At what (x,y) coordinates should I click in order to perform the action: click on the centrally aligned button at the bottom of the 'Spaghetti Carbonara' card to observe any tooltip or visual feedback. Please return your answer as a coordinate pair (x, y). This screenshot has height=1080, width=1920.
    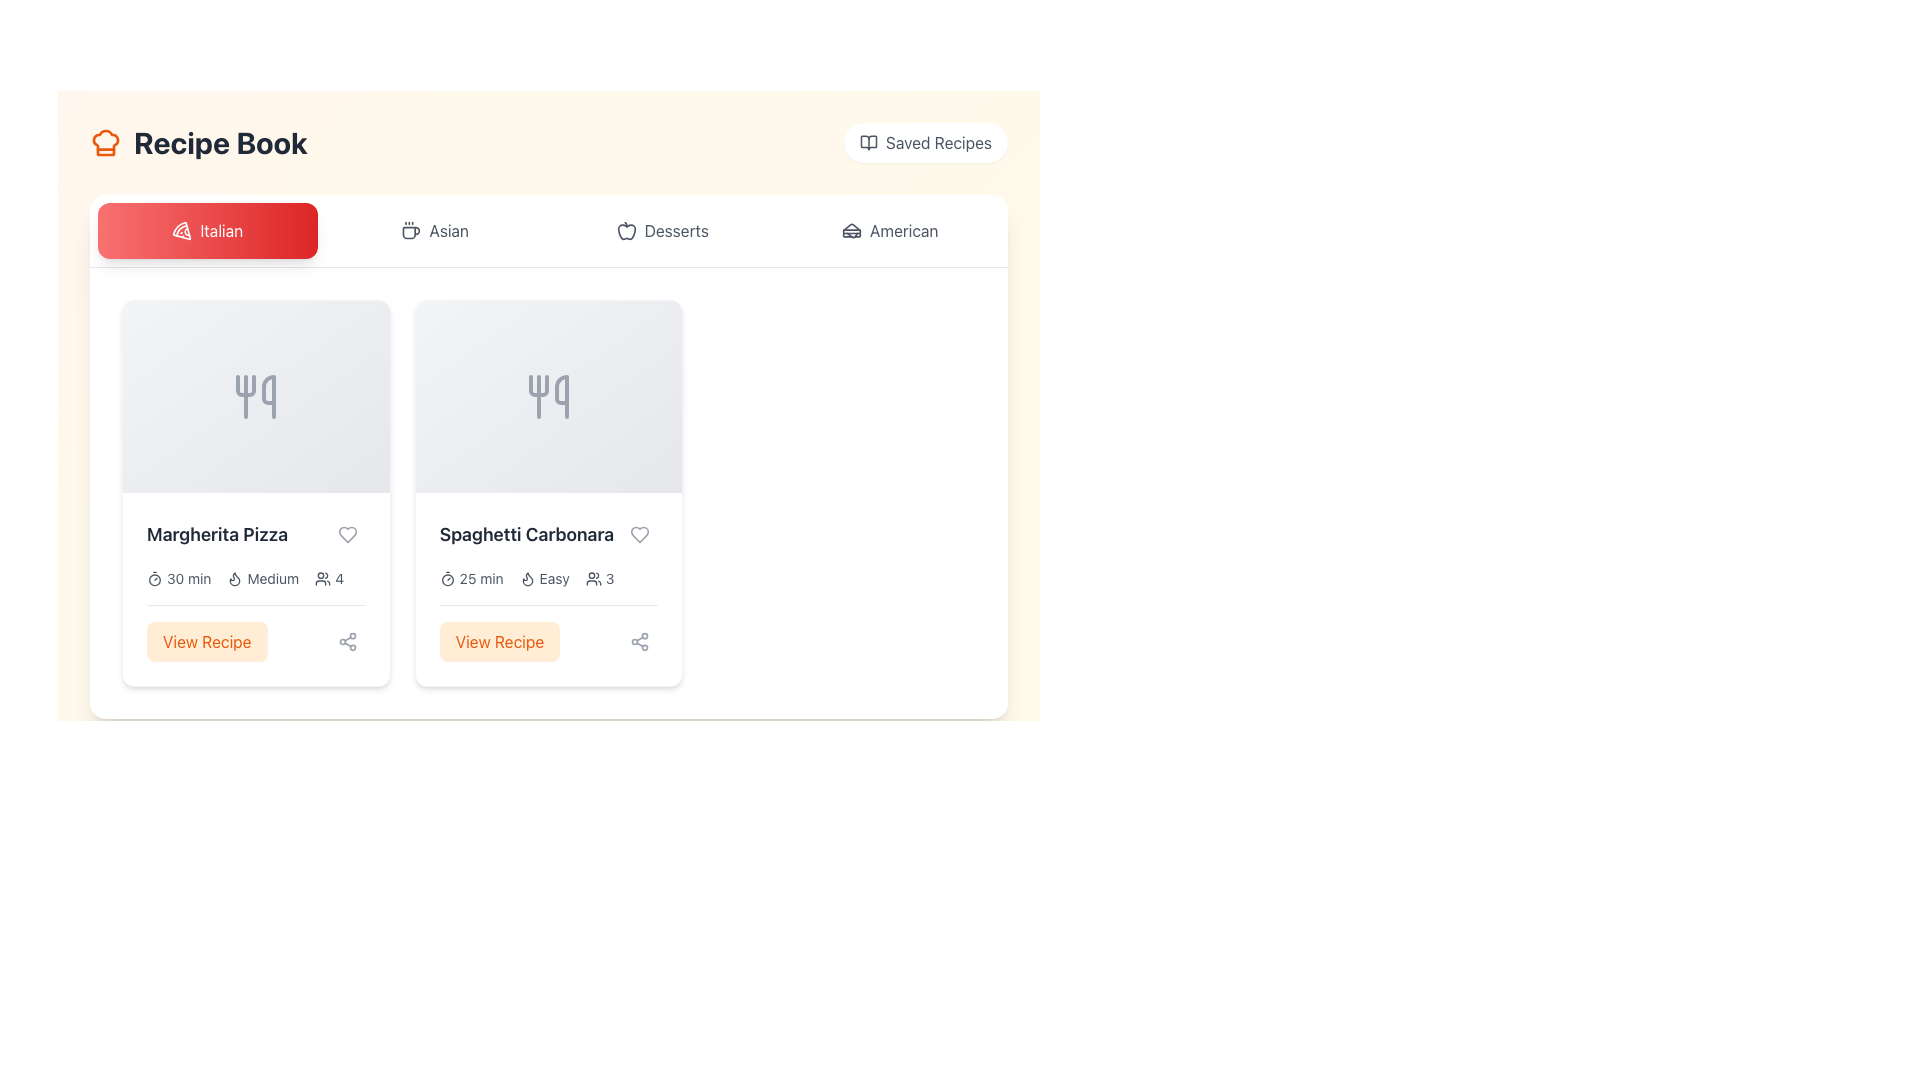
    Looking at the image, I should click on (499, 641).